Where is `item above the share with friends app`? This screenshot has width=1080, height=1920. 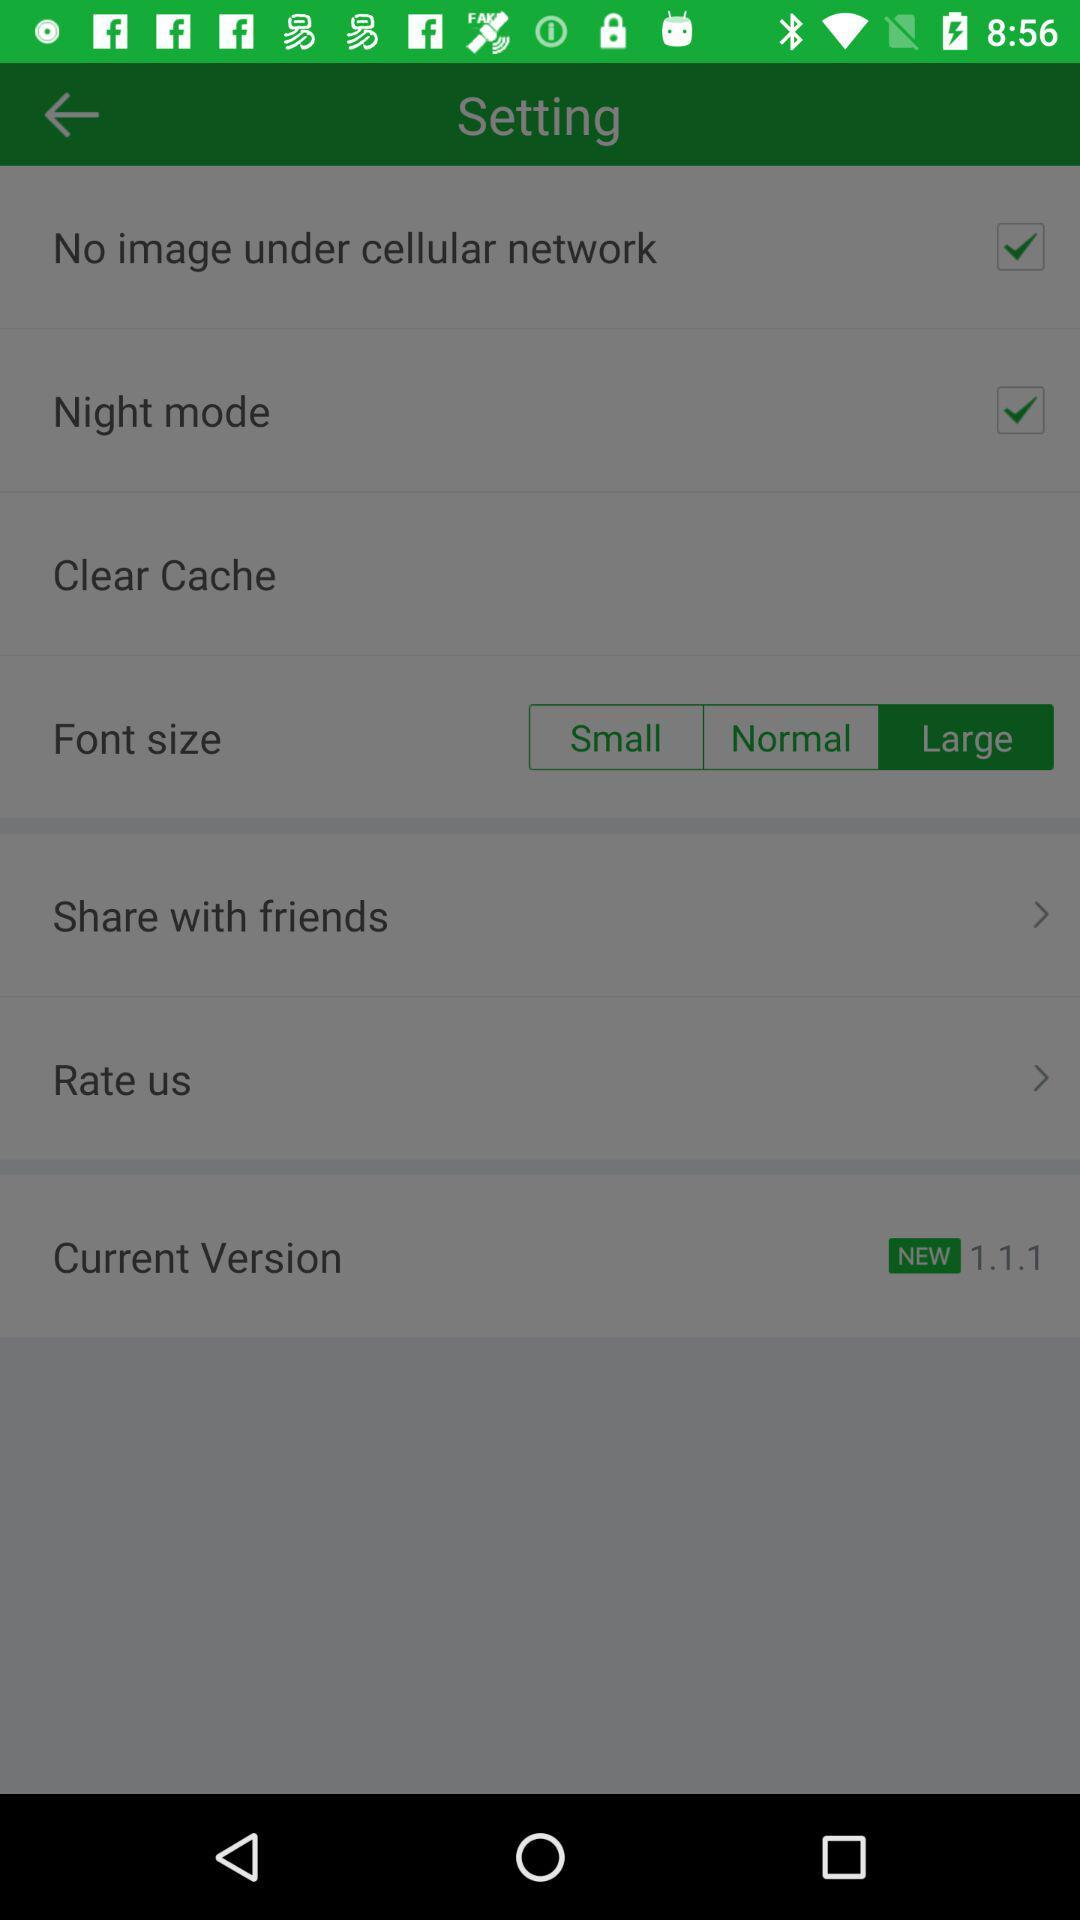
item above the share with friends app is located at coordinates (965, 736).